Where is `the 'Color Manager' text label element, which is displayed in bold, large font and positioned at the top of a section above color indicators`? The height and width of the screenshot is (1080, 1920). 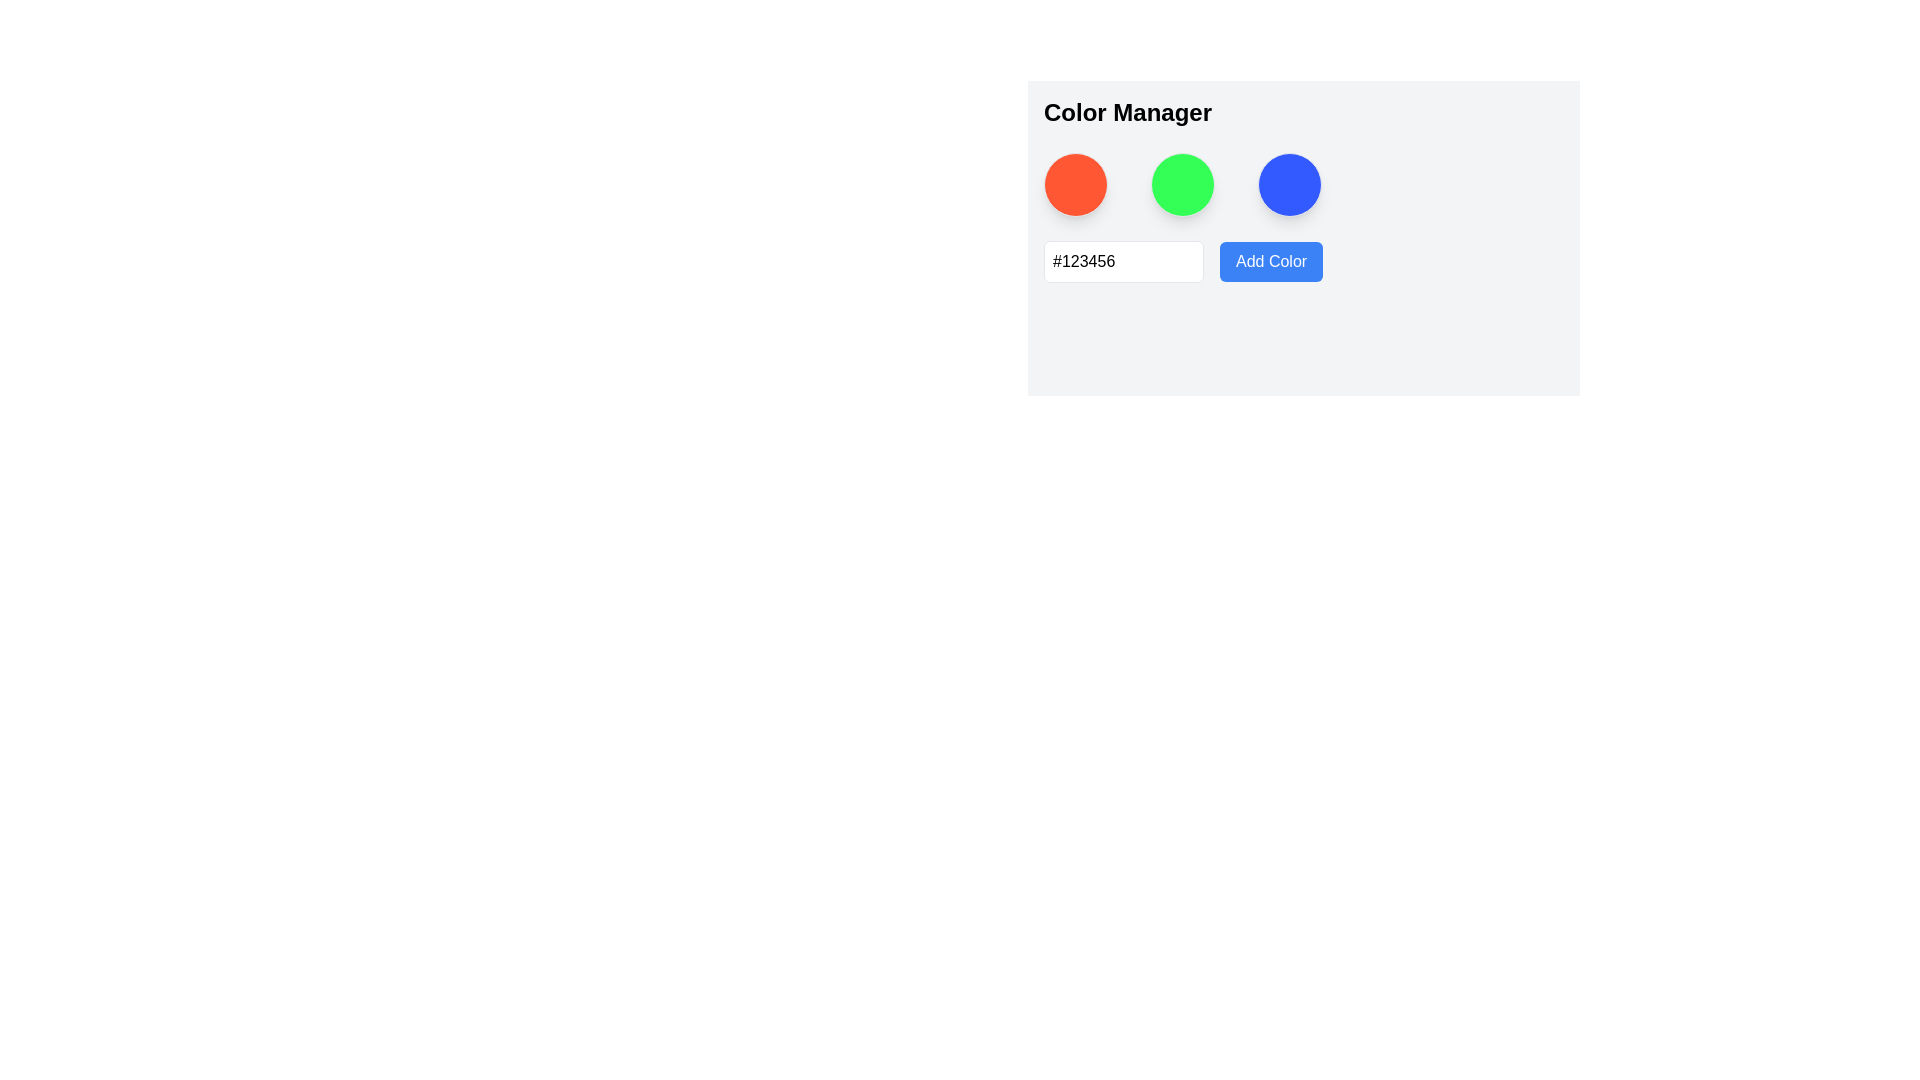 the 'Color Manager' text label element, which is displayed in bold, large font and positioned at the top of a section above color indicators is located at coordinates (1128, 112).